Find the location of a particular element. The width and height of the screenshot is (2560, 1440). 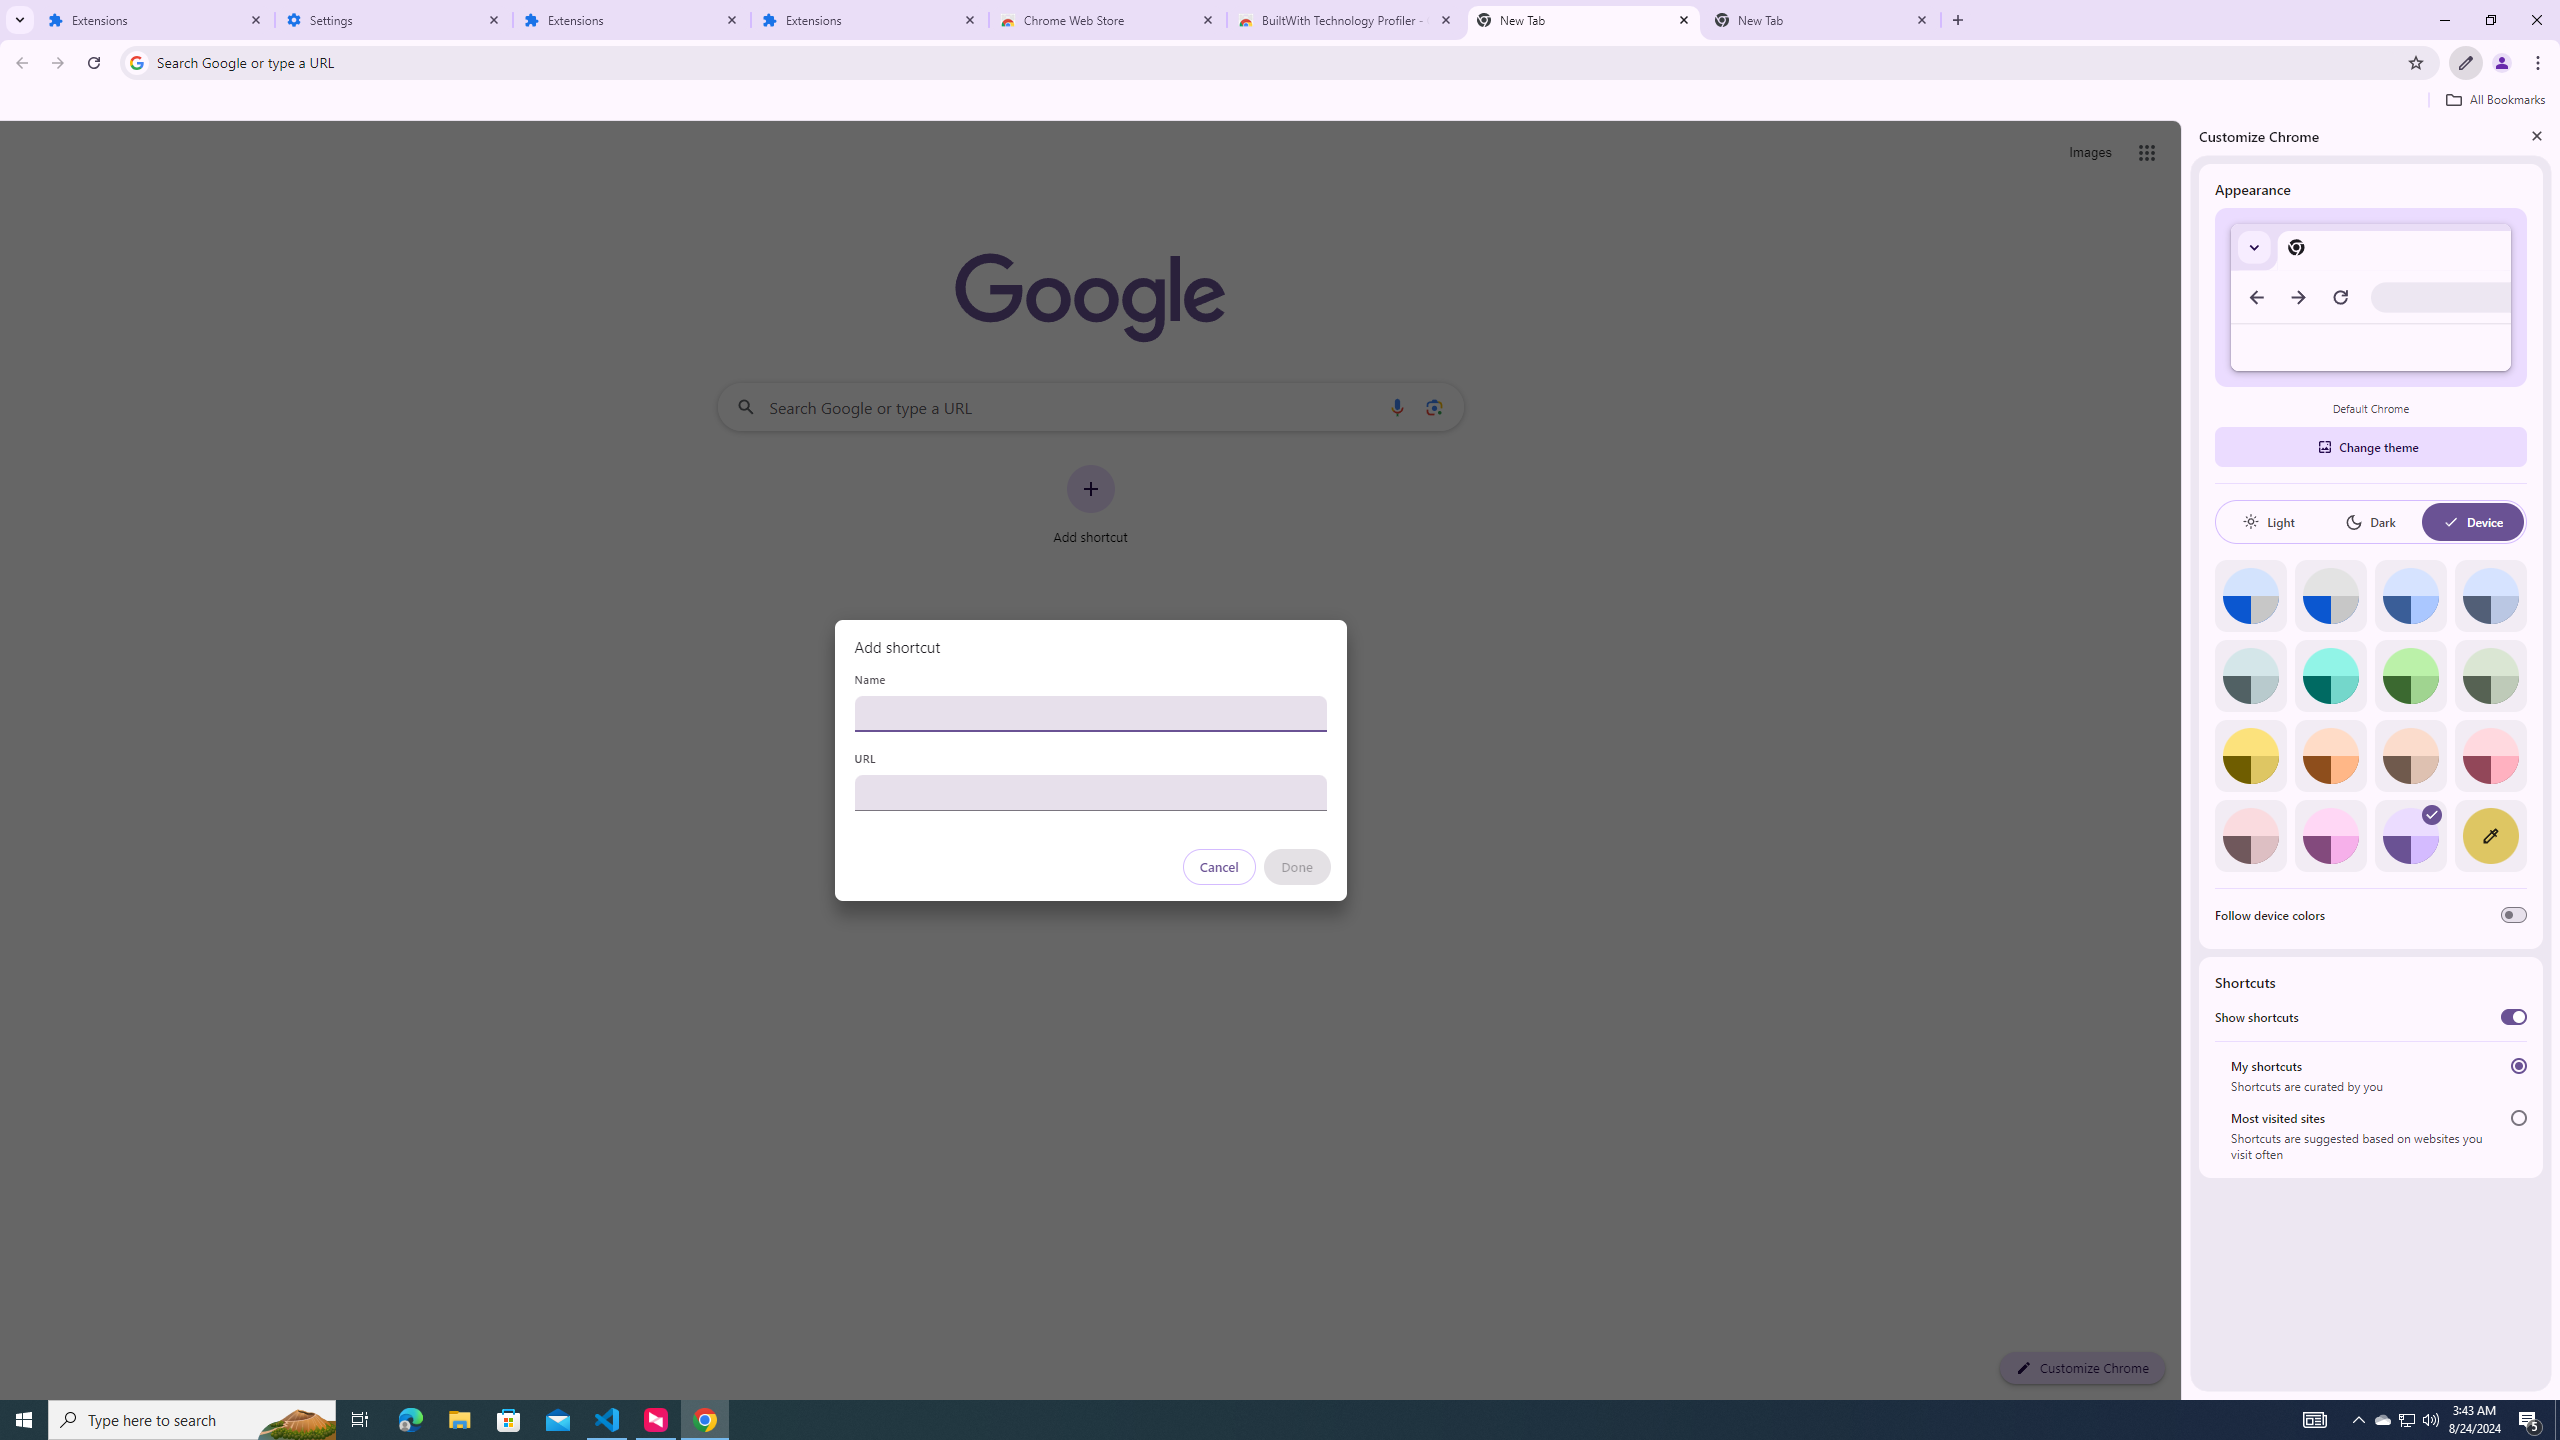

'Name' is located at coordinates (1089, 712).